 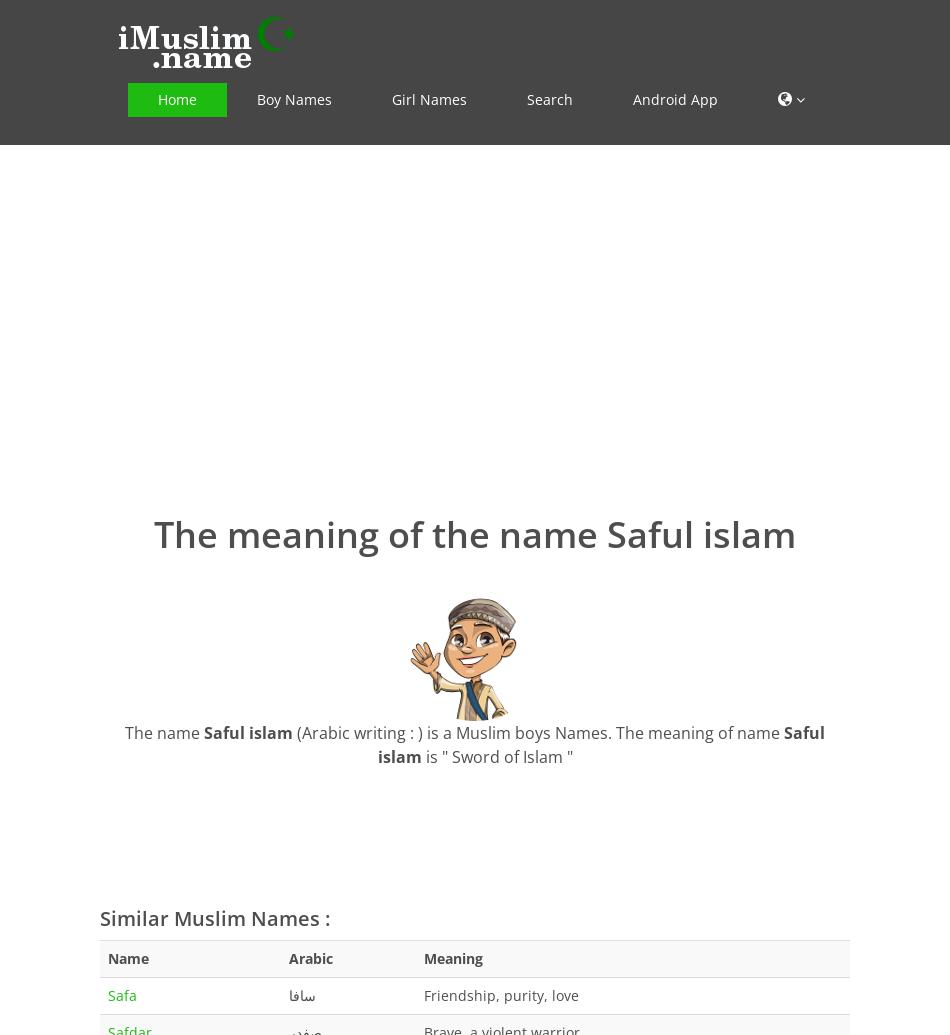 I want to click on 'Android App', so click(x=675, y=99).